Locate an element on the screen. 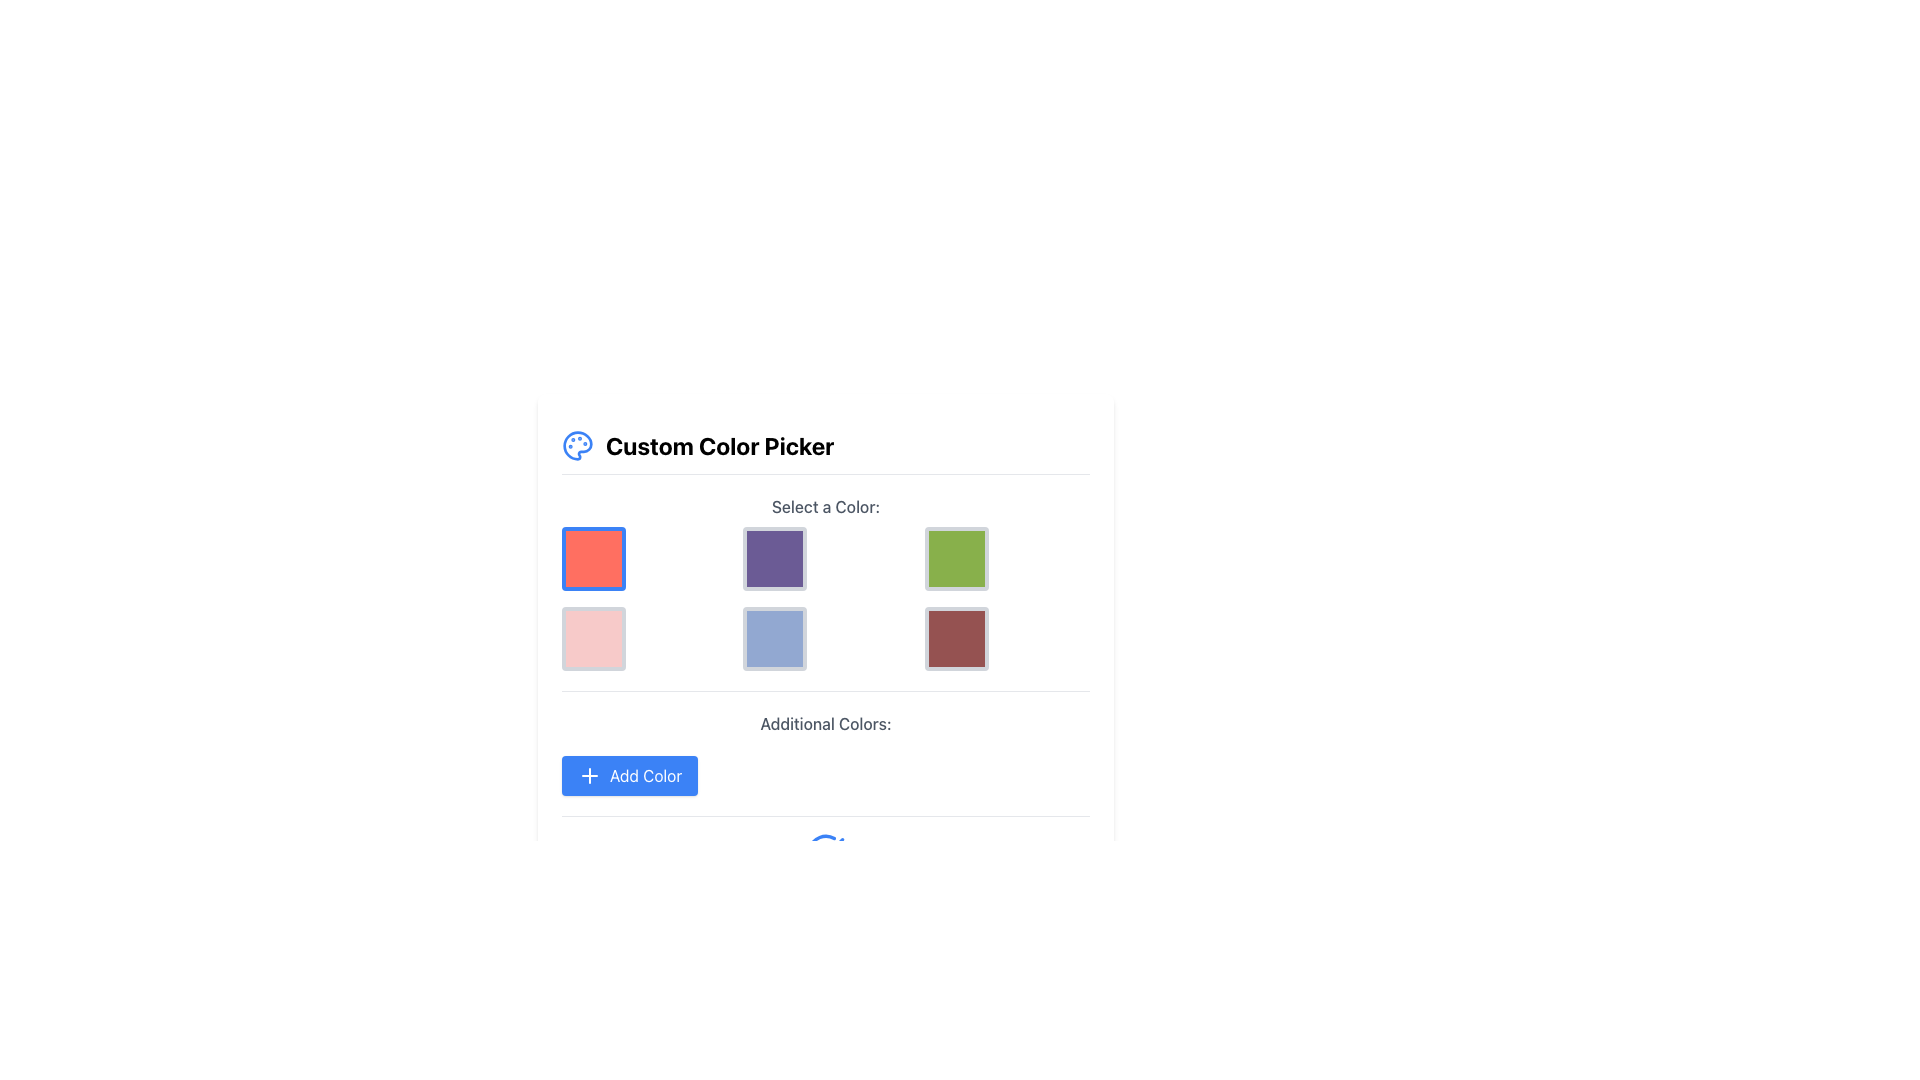  the selectable color box located in the middle of the top row of a 3x2 grid in the color picker interface, directly below the 'Select a Color' heading is located at coordinates (774, 559).